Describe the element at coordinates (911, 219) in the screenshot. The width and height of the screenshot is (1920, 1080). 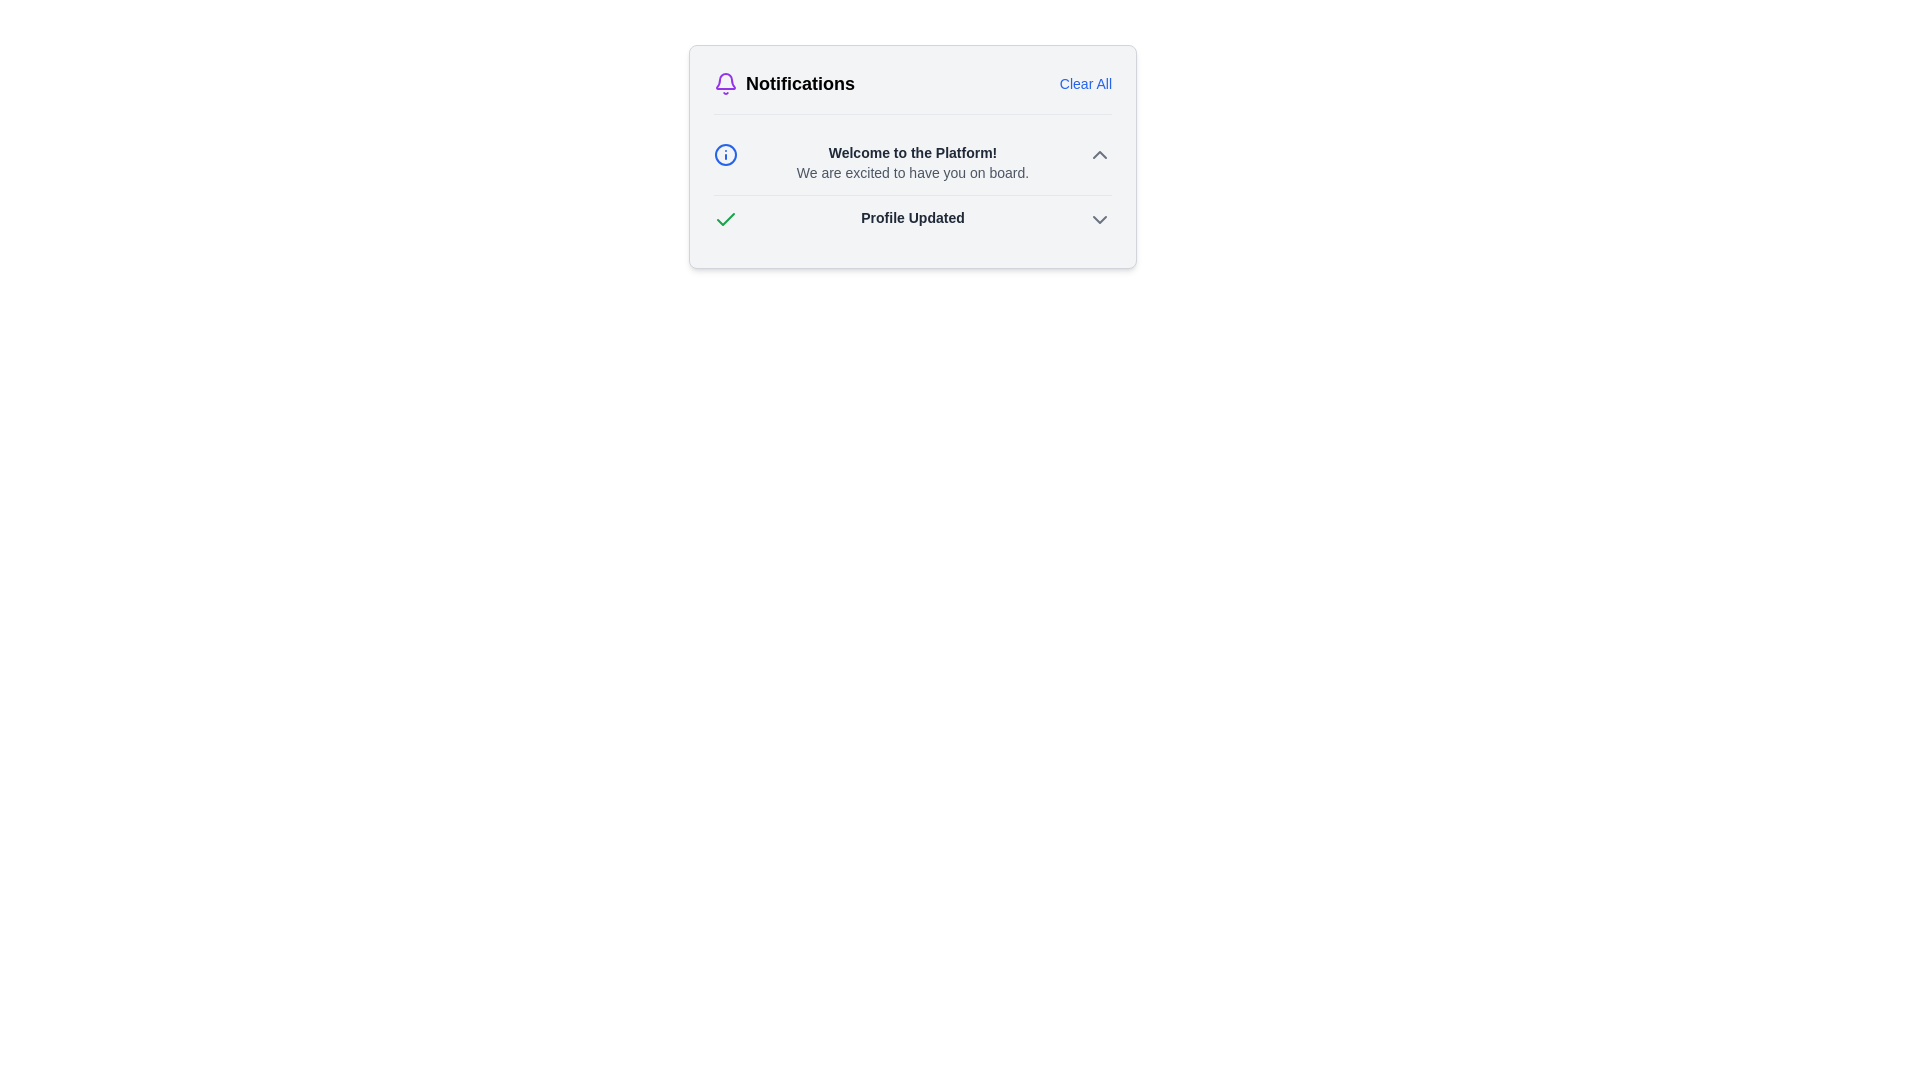
I see `the 'Profile Updated' notification row with dropdown capability` at that location.